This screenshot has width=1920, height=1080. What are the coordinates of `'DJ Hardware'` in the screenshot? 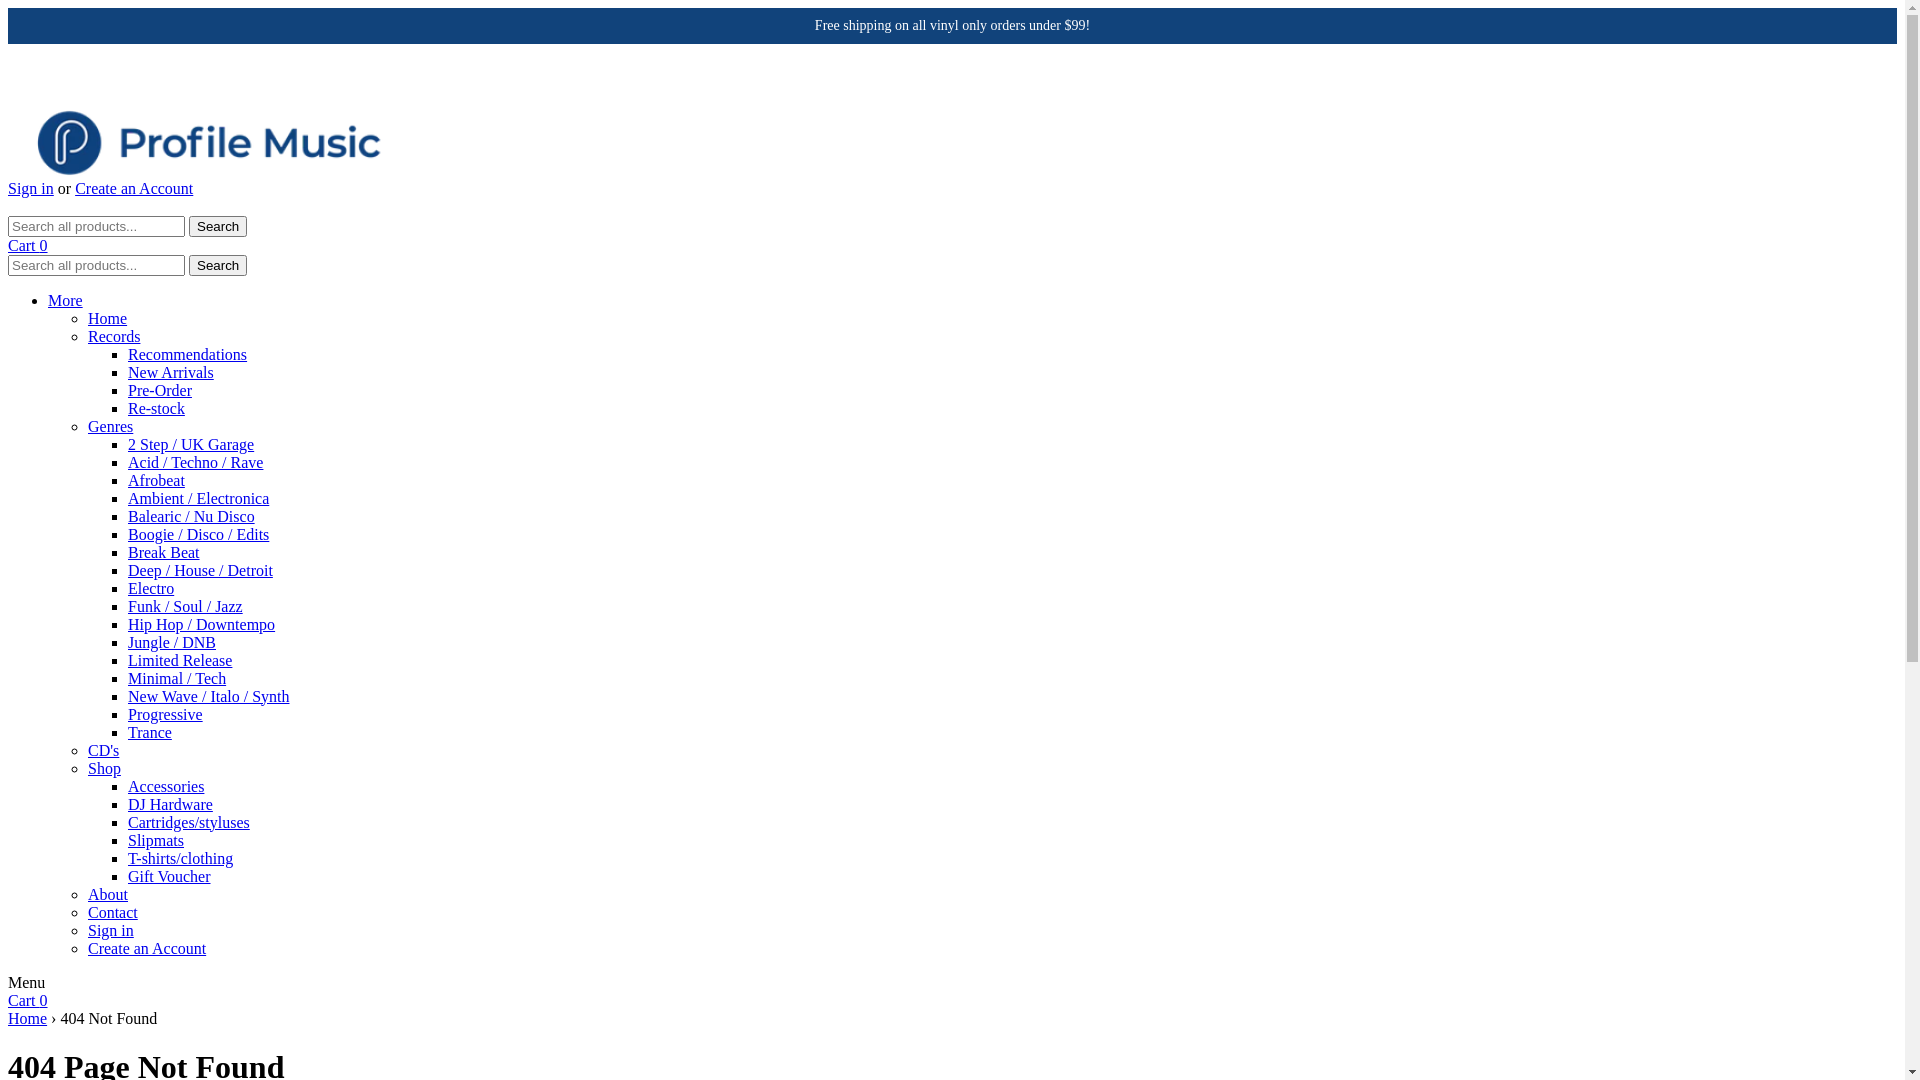 It's located at (170, 803).